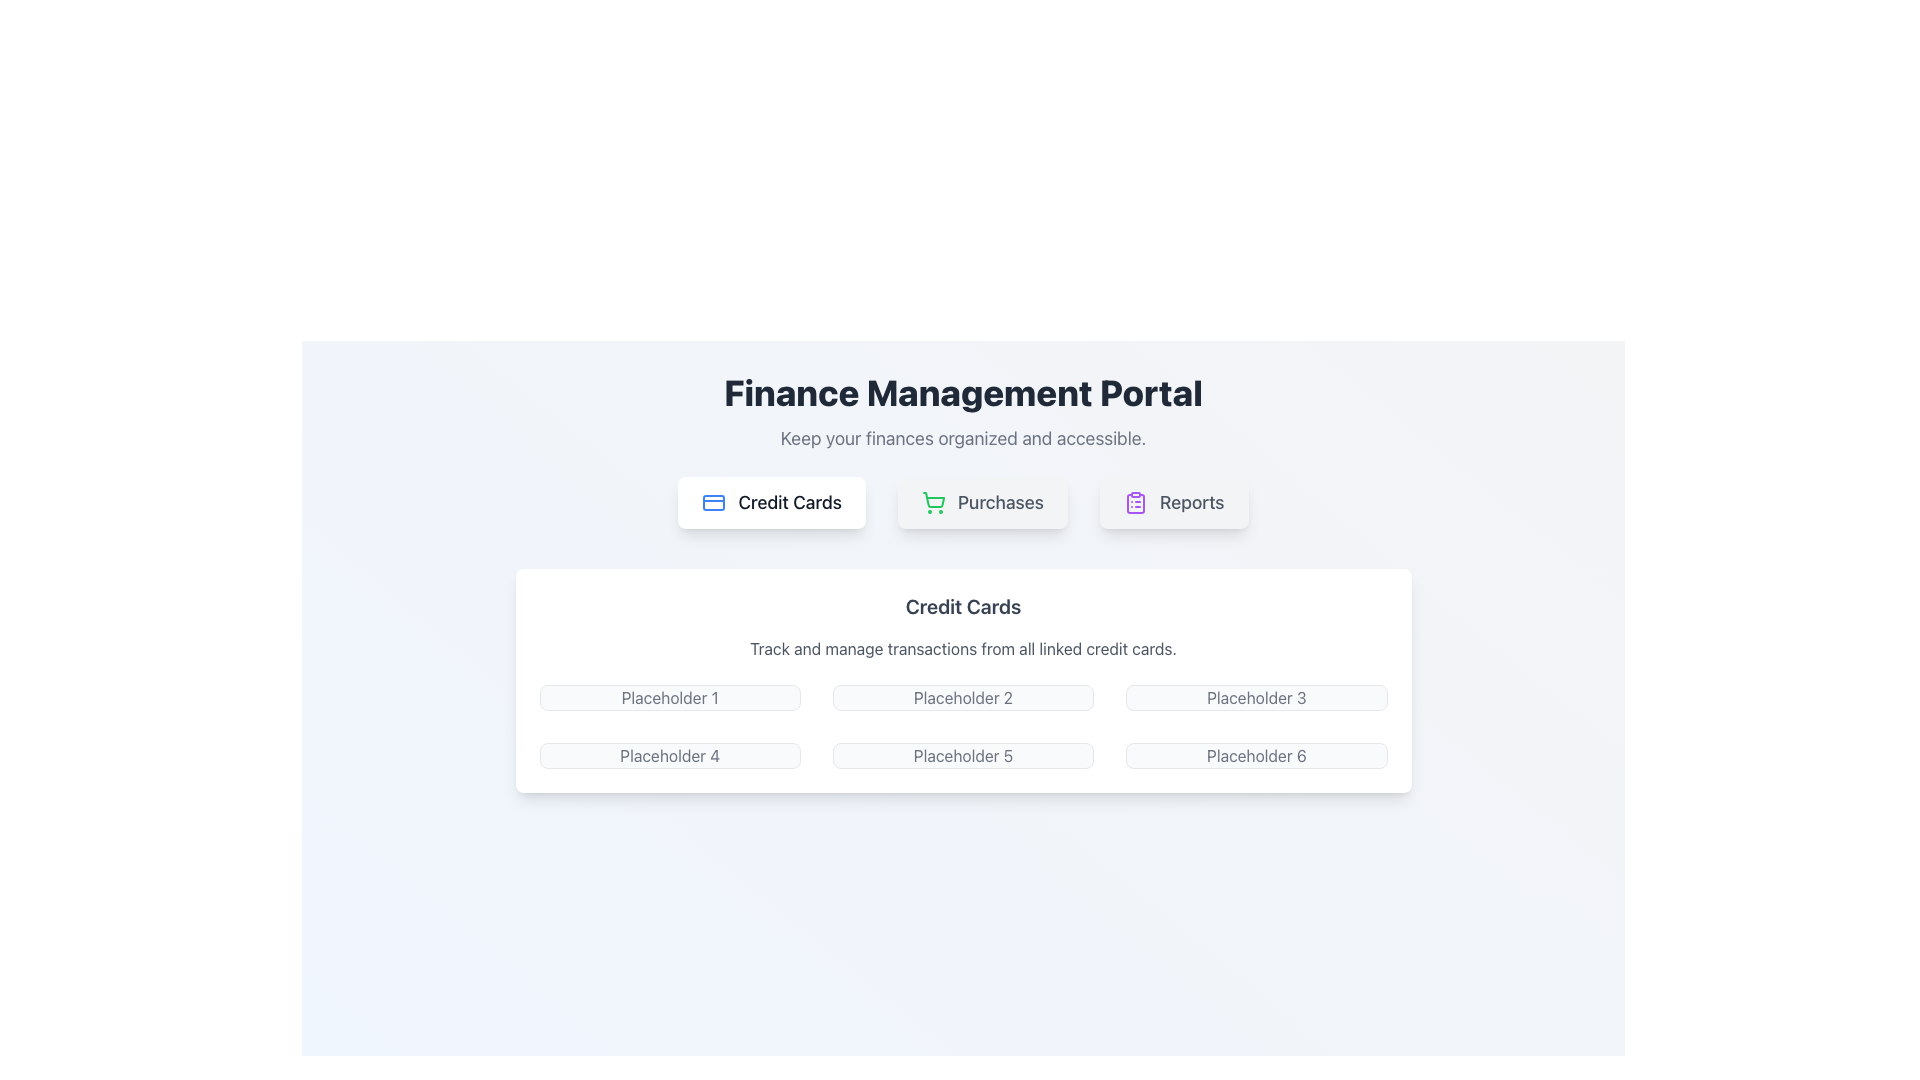 This screenshot has width=1920, height=1080. What do you see at coordinates (714, 501) in the screenshot?
I see `the blue credit card icon located in the 'Credit Cards' box at the top-center of the interface` at bounding box center [714, 501].